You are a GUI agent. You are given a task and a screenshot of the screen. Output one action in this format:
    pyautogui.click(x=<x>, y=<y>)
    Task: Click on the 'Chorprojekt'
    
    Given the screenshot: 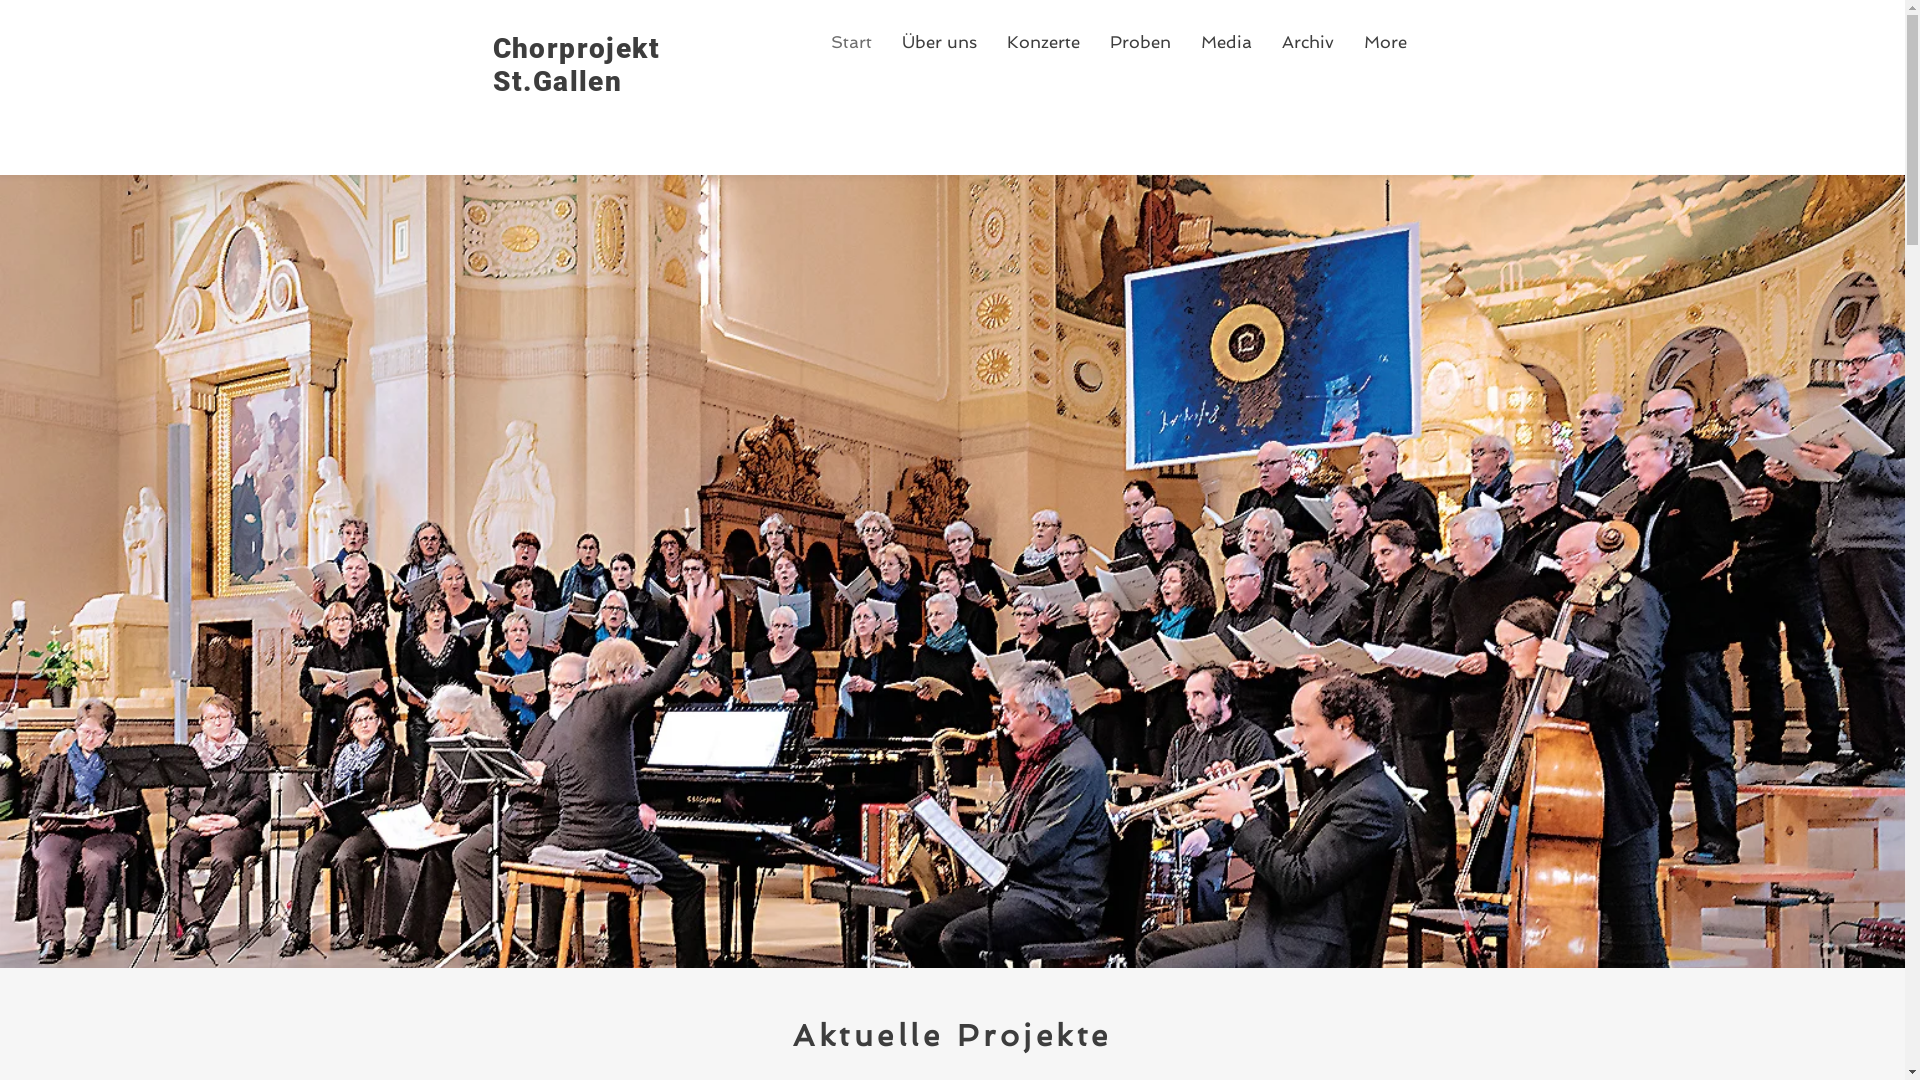 What is the action you would take?
    pyautogui.click(x=574, y=47)
    